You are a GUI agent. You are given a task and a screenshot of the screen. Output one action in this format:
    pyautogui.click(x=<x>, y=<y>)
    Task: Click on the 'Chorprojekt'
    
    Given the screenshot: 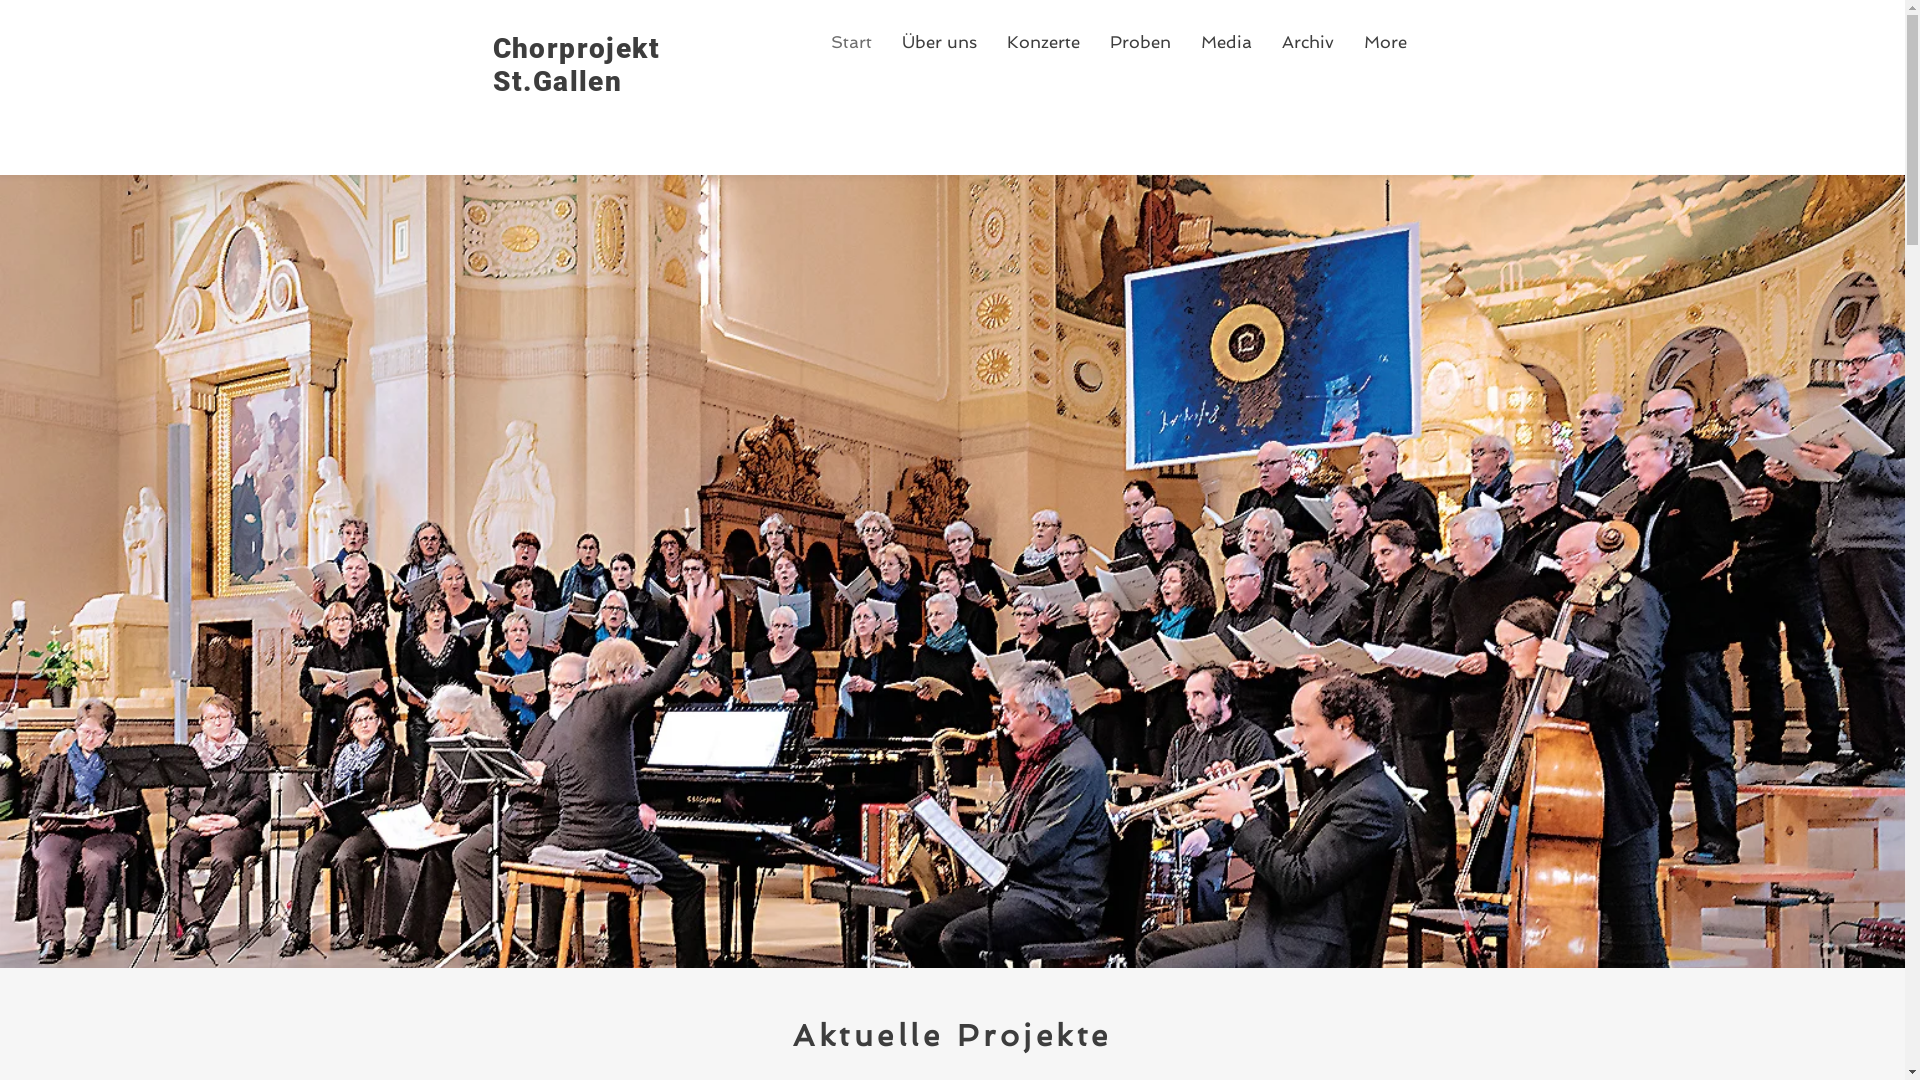 What is the action you would take?
    pyautogui.click(x=574, y=47)
    